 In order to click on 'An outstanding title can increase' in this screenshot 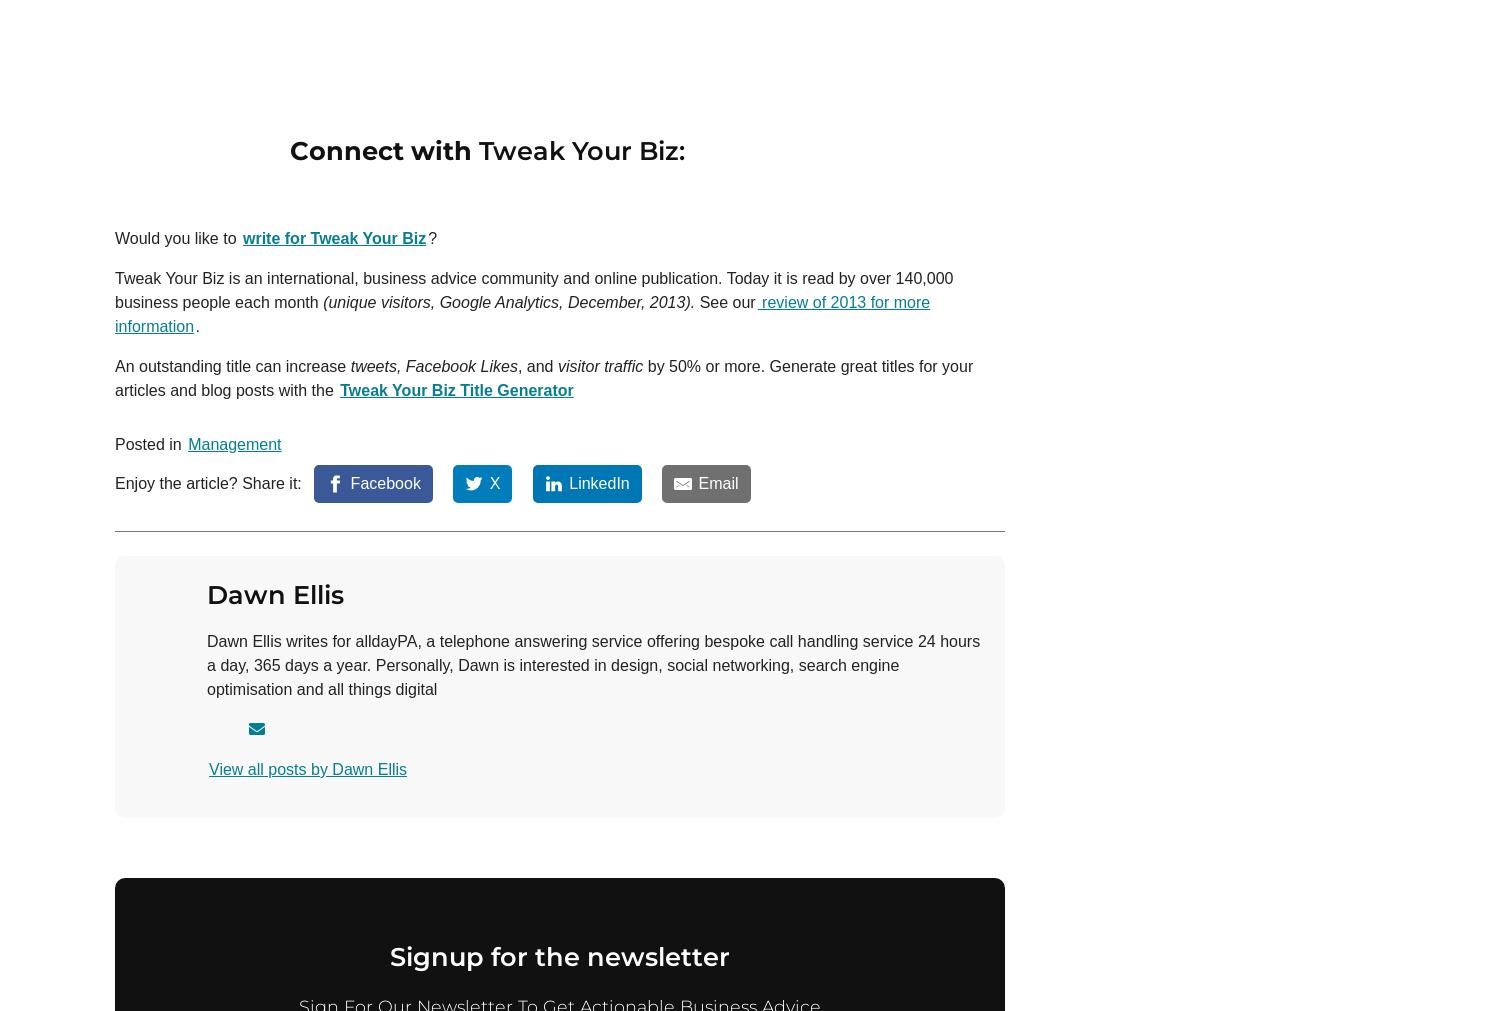, I will do `click(231, 364)`.